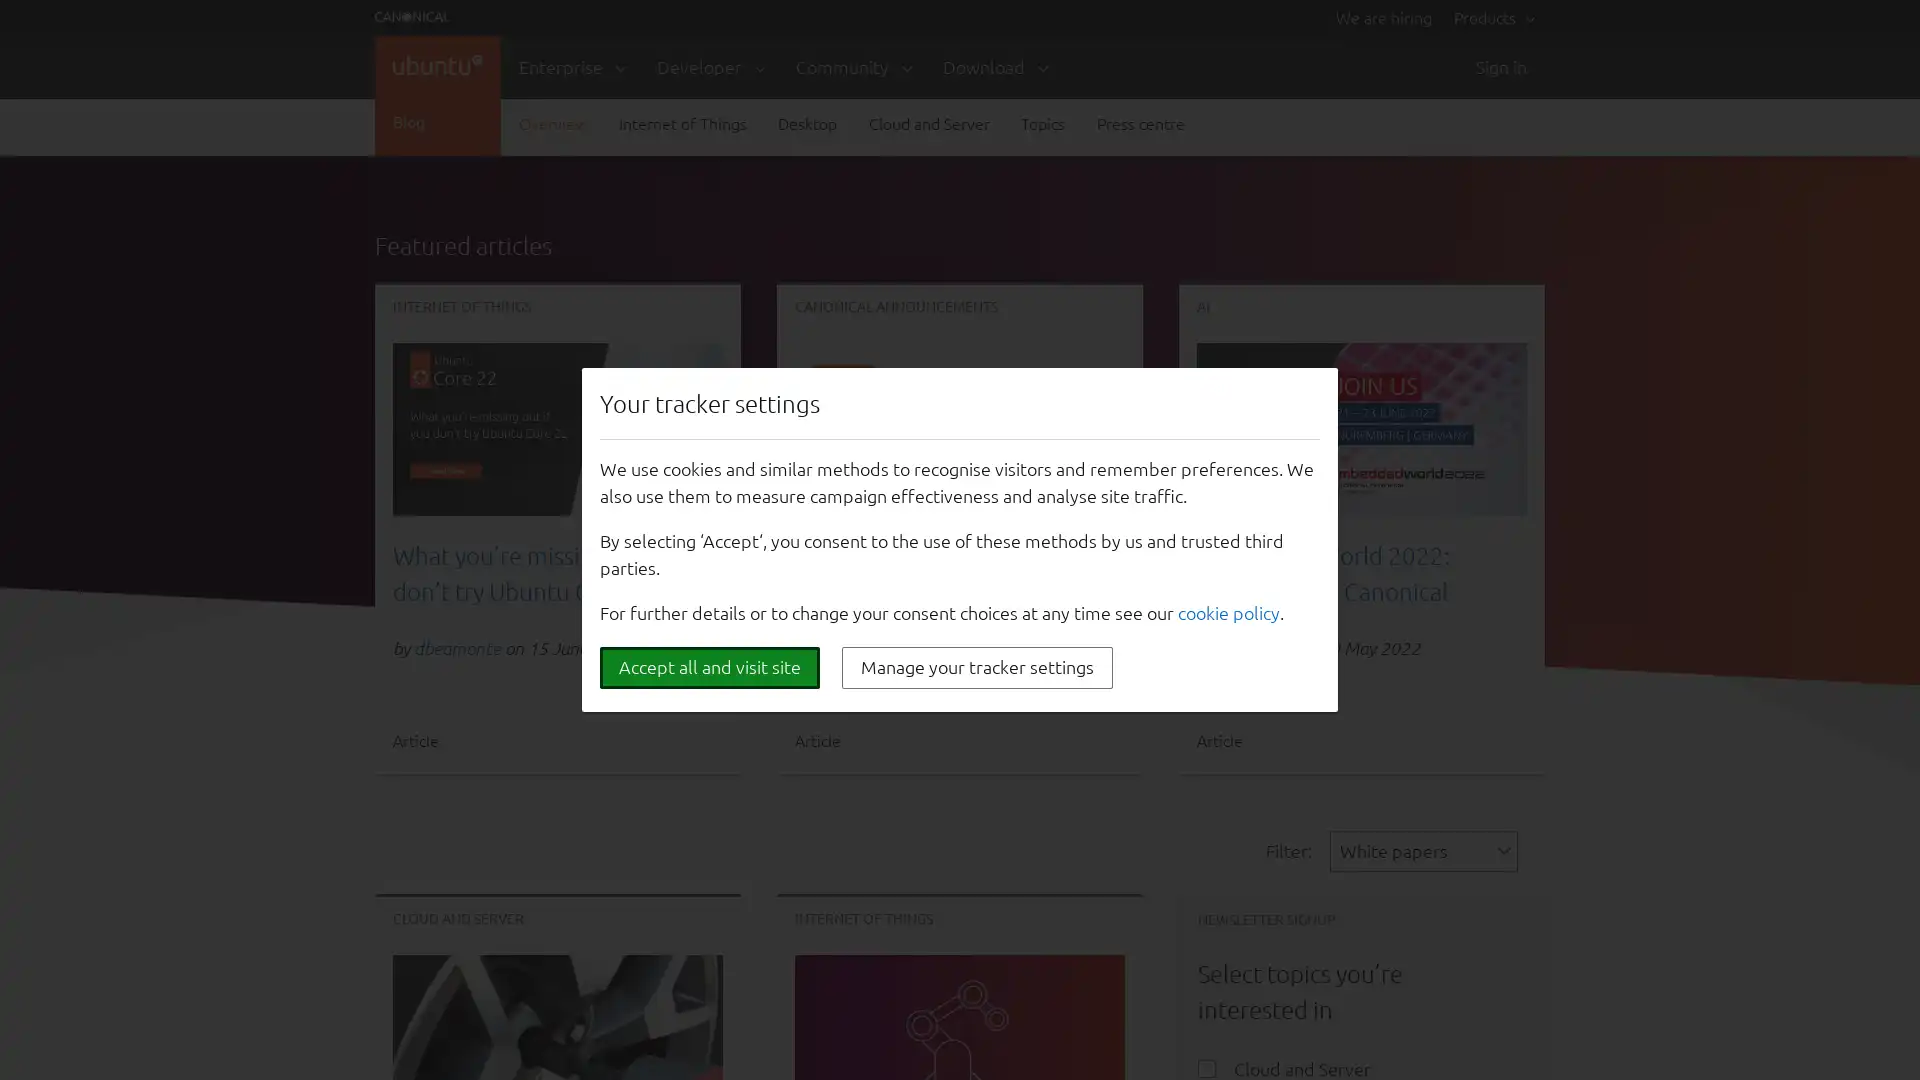 Image resolution: width=1920 pixels, height=1080 pixels. Describe the element at coordinates (977, 667) in the screenshot. I see `Manage your tracker settings` at that location.